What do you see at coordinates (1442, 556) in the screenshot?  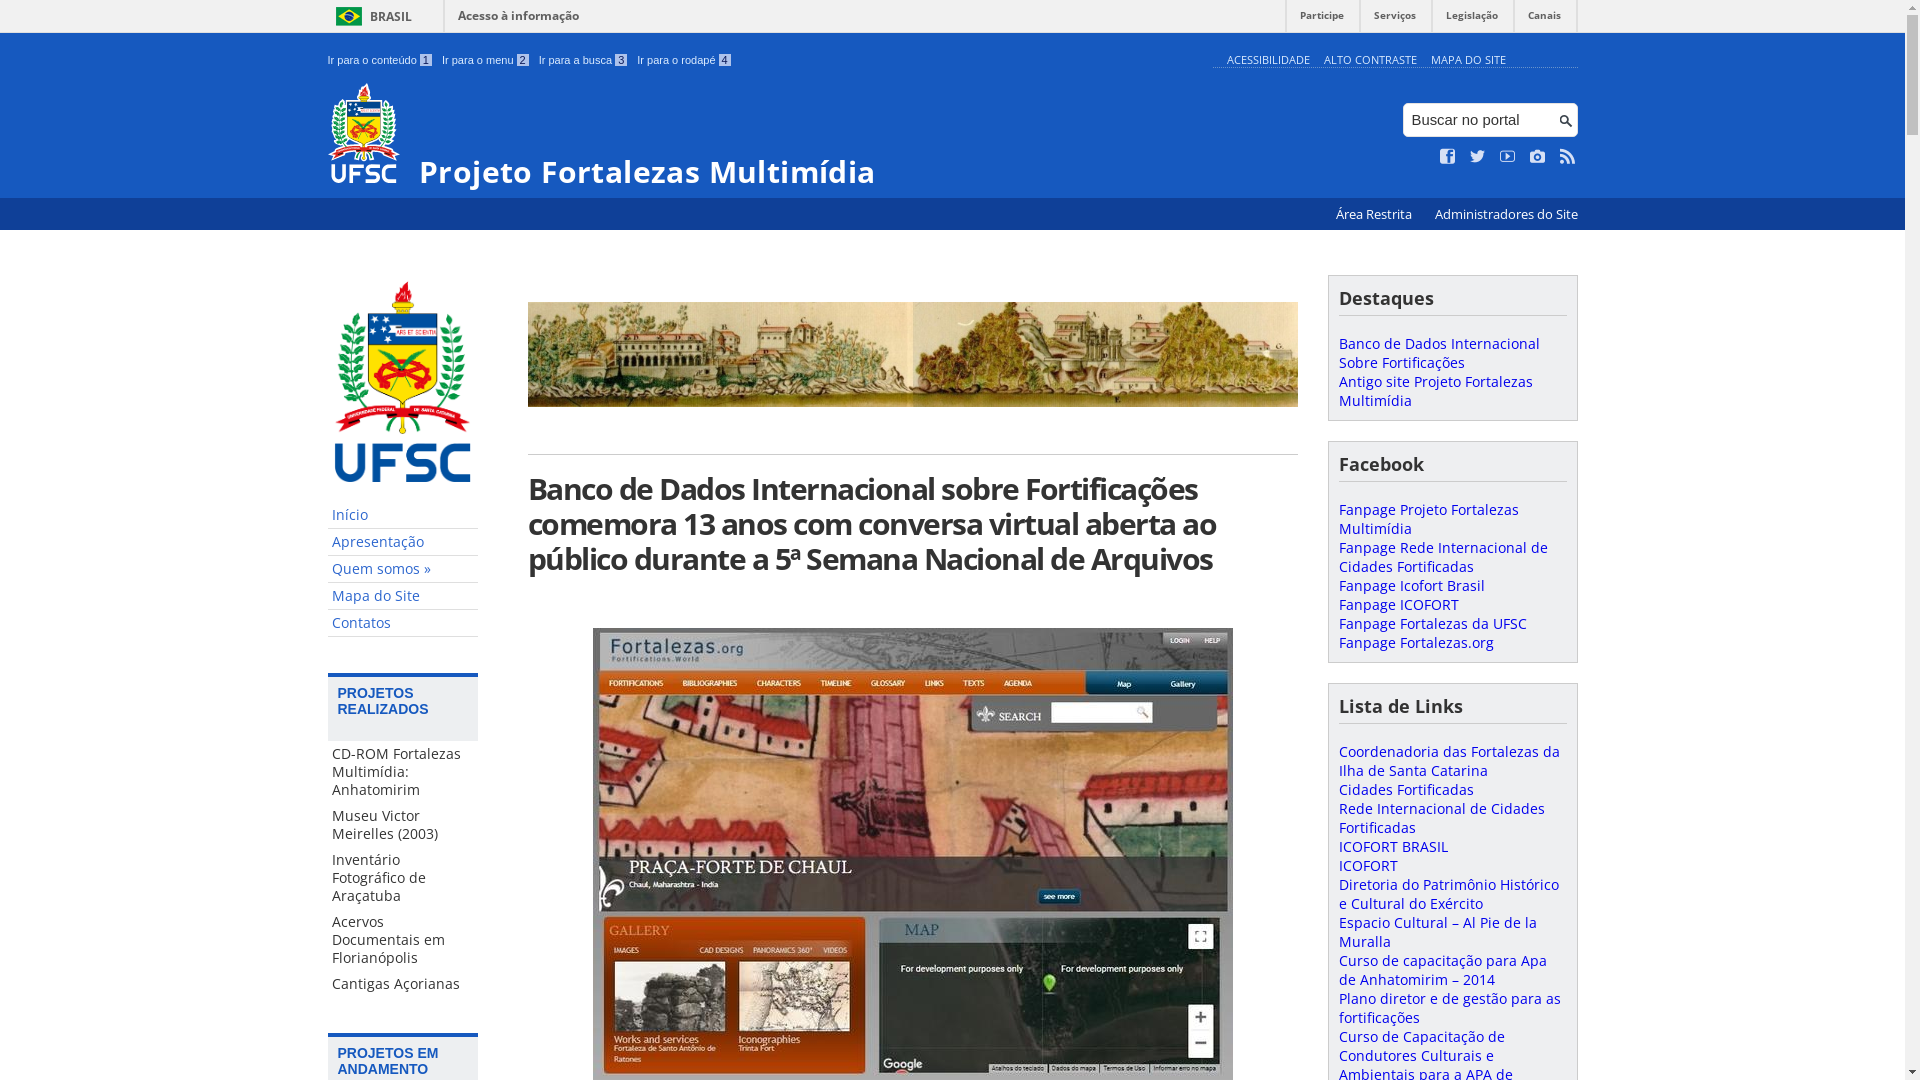 I see `'Fanpage Rede Internacional de Cidades Fortificadas'` at bounding box center [1442, 556].